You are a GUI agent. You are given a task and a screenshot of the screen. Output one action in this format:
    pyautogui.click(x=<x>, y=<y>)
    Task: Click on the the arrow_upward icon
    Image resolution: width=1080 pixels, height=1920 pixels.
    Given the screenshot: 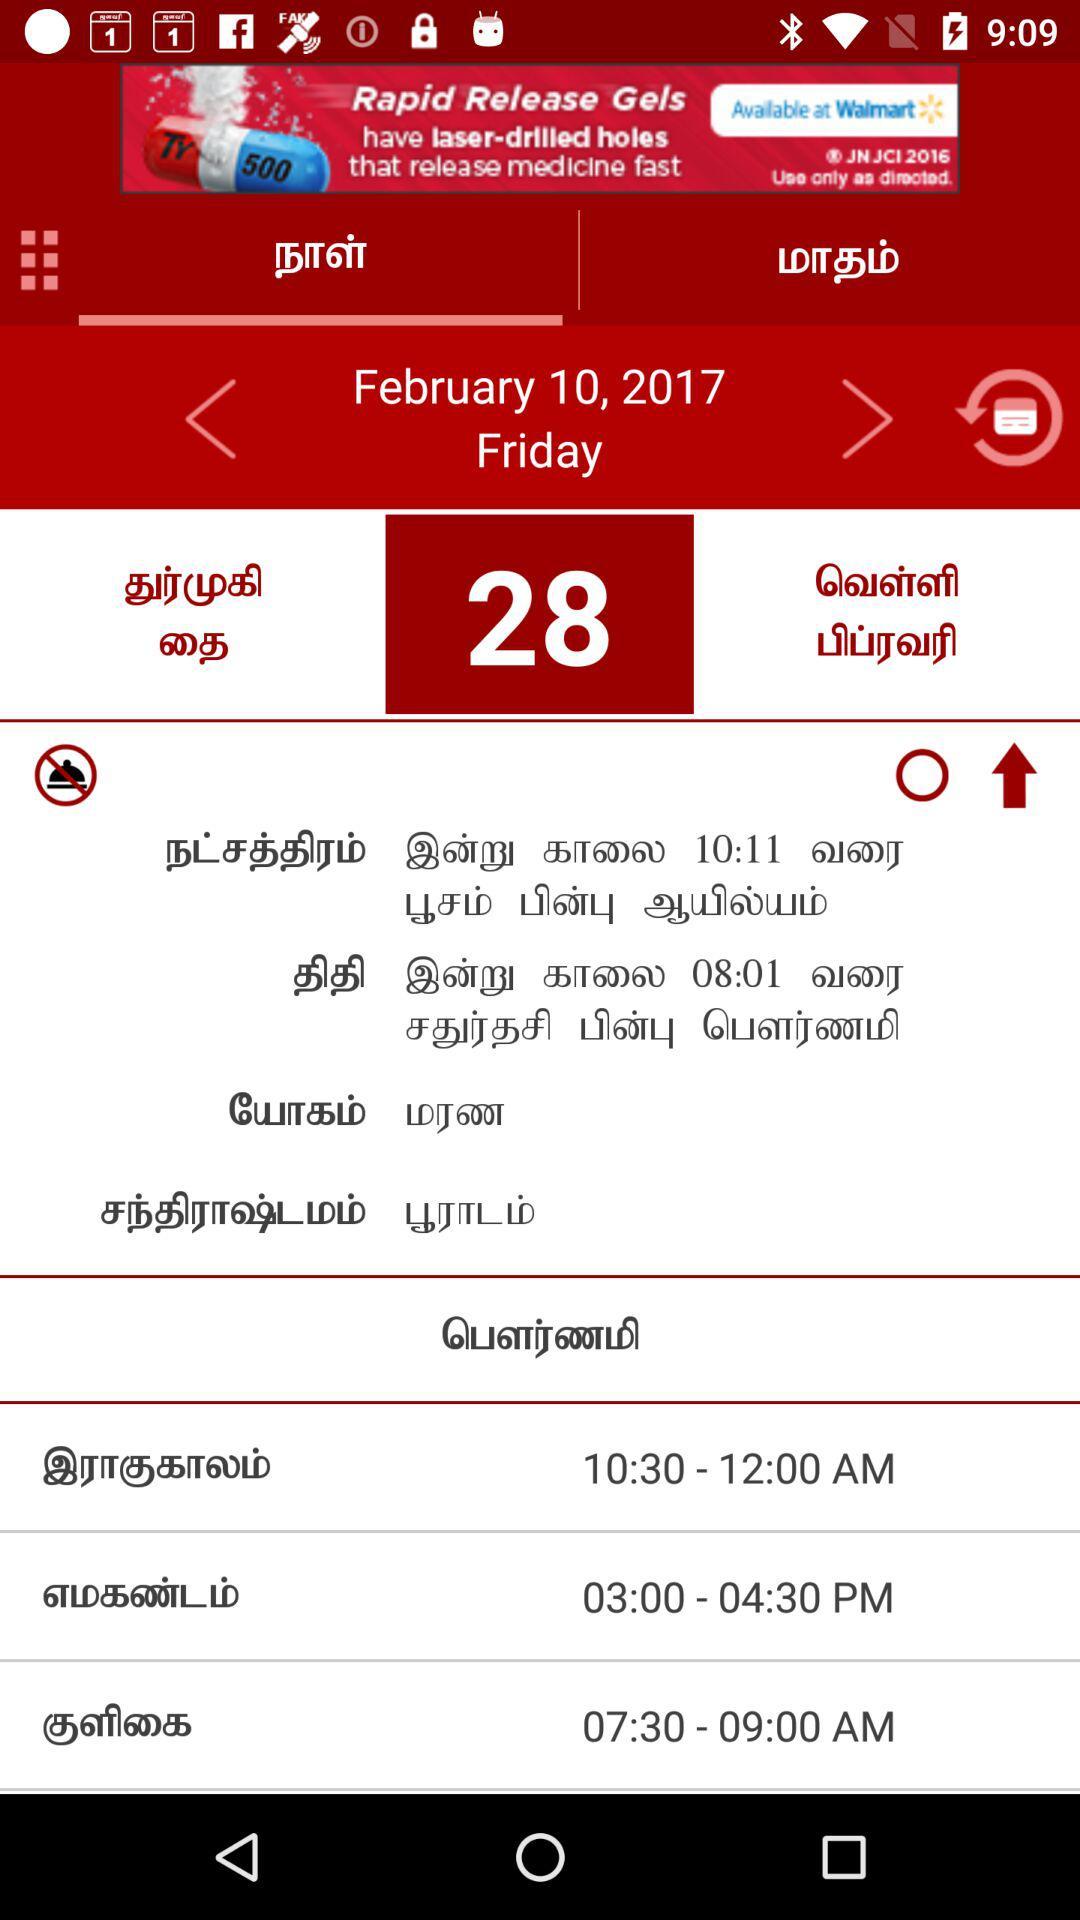 What is the action you would take?
    pyautogui.click(x=1014, y=774)
    